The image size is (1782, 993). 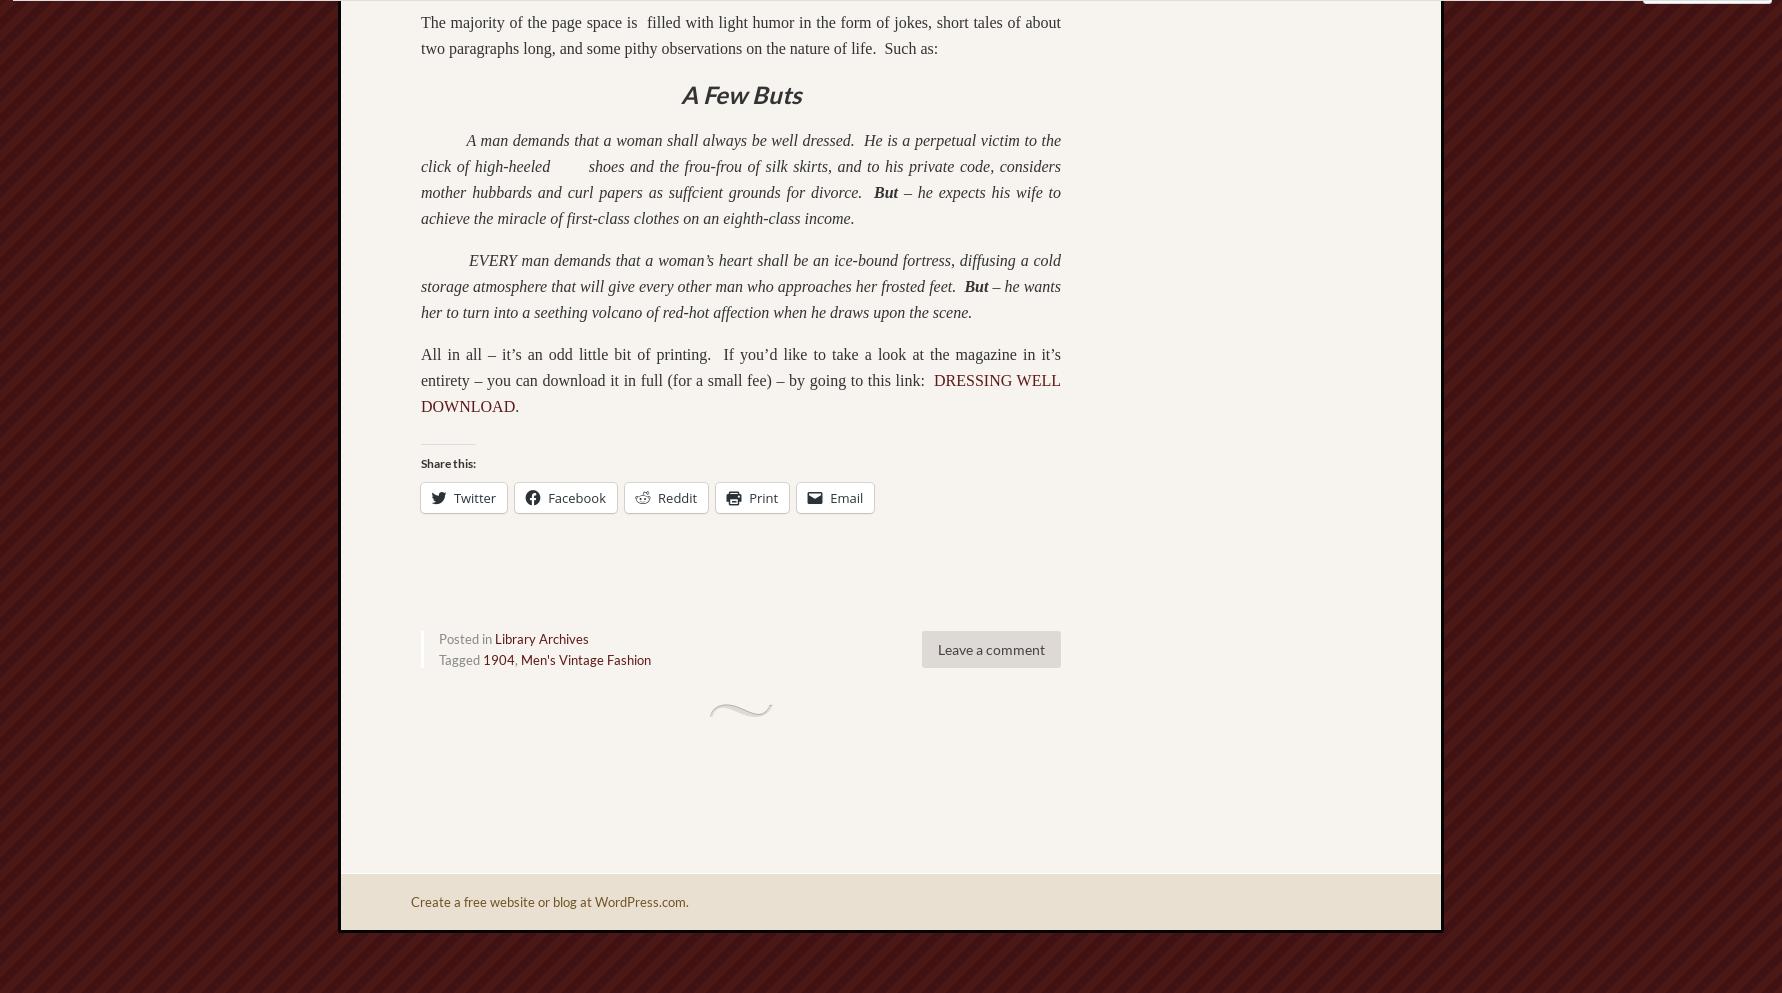 I want to click on 'Create a free website or blog at WordPress.com.', so click(x=410, y=901).